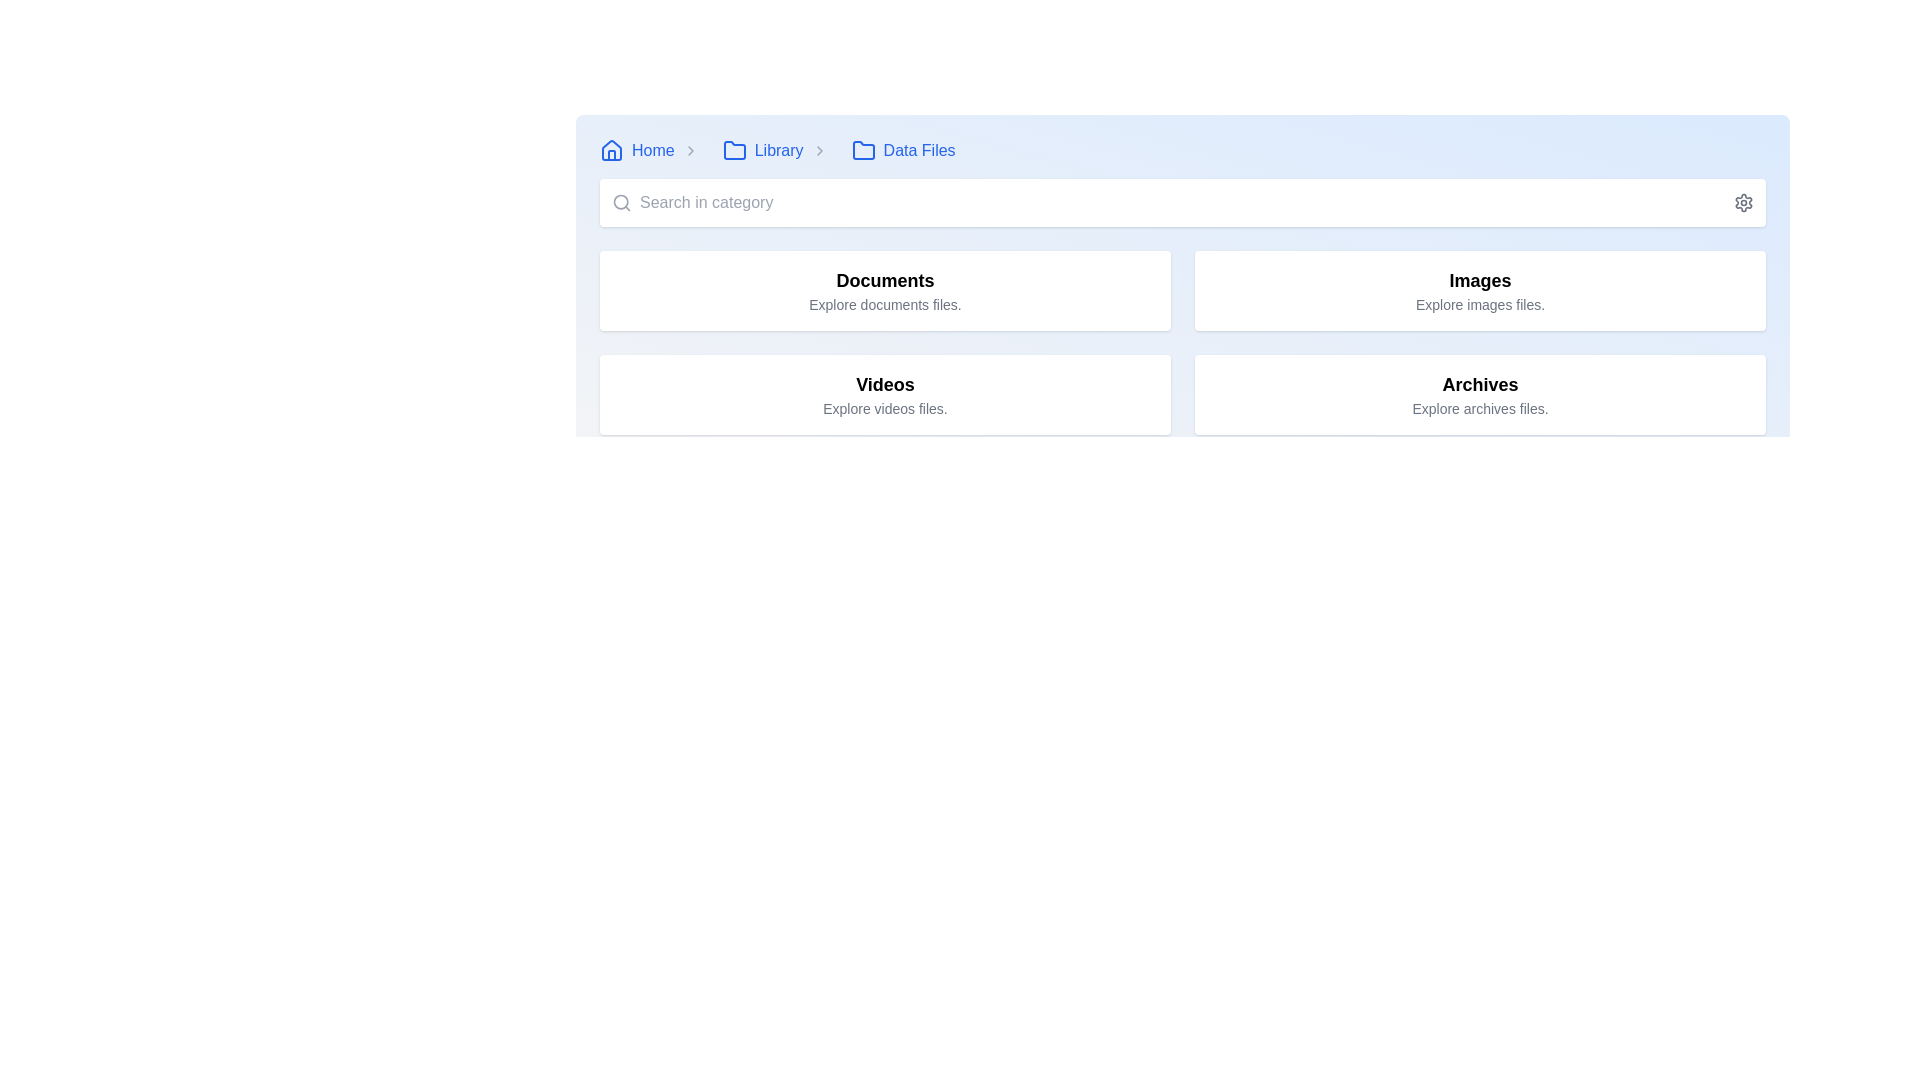  What do you see at coordinates (733, 149) in the screenshot?
I see `the decorative 'Library' breadcrumb icon located on the left side of the breadcrumb bar by viewing it as decoration` at bounding box center [733, 149].